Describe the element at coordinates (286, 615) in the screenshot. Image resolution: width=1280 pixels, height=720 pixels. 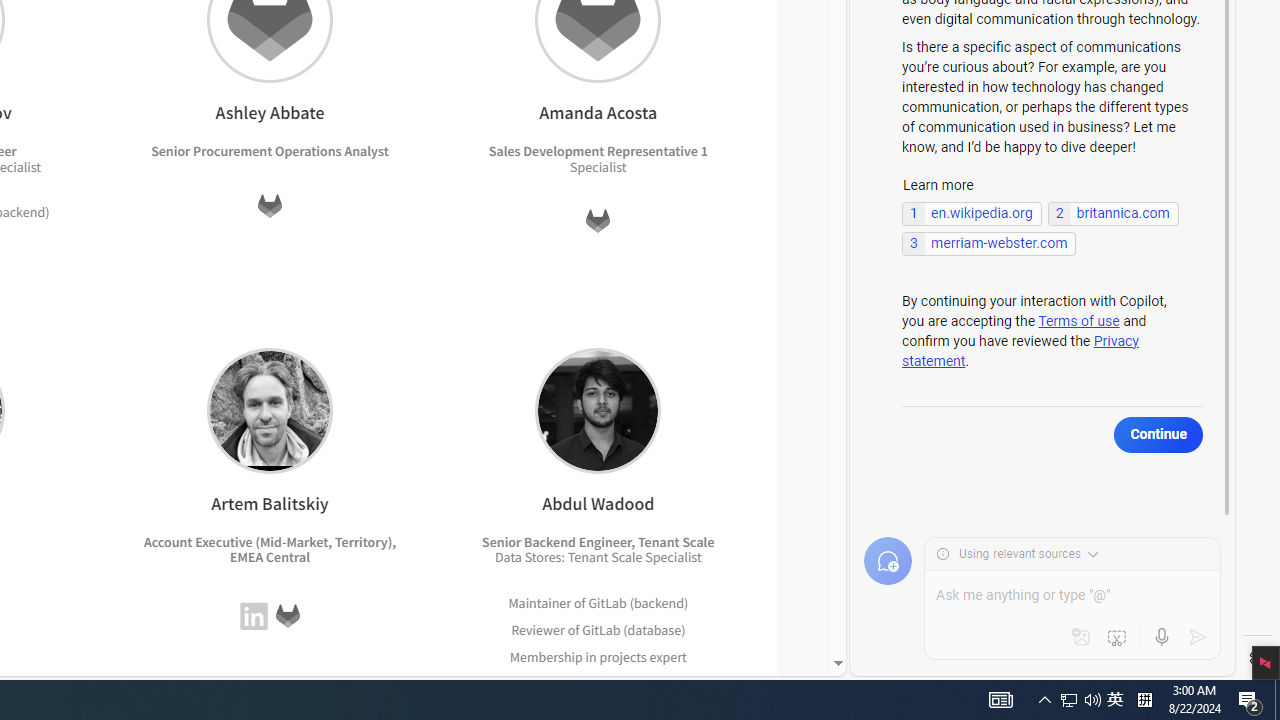
I see `'GitLab'` at that location.